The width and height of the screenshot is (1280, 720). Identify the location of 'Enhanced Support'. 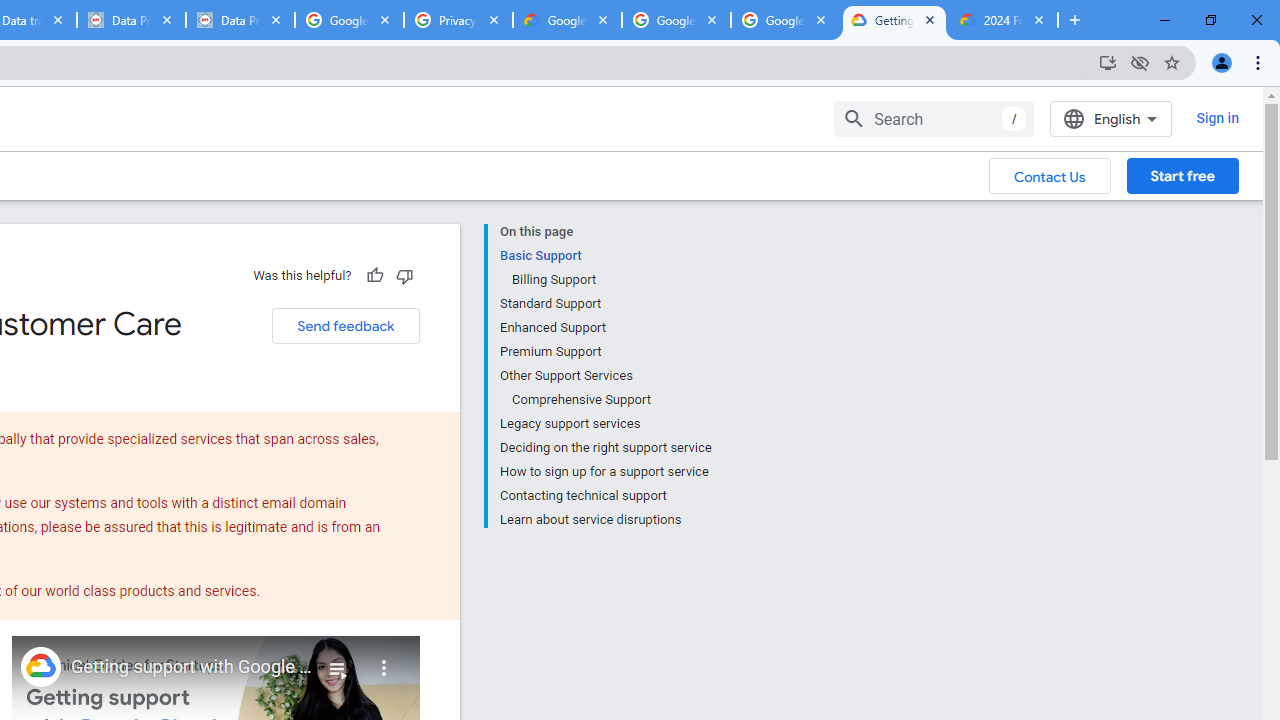
(604, 326).